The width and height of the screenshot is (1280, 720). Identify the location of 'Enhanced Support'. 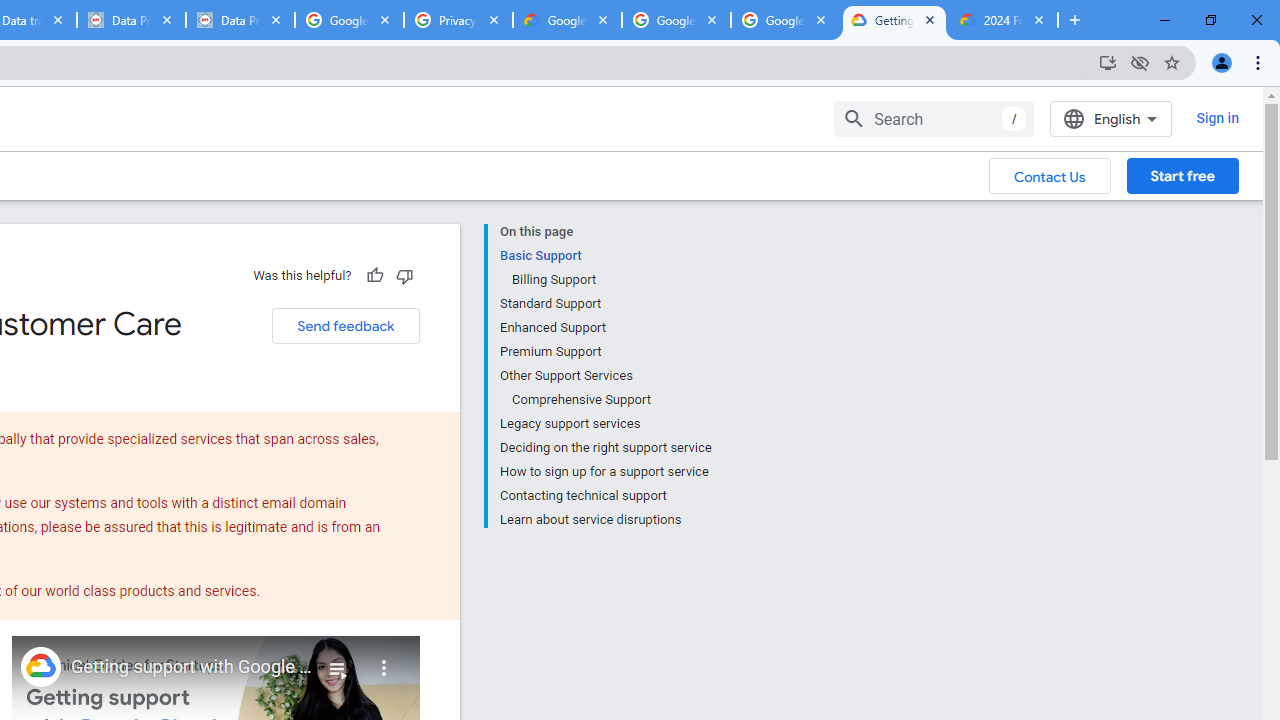
(604, 326).